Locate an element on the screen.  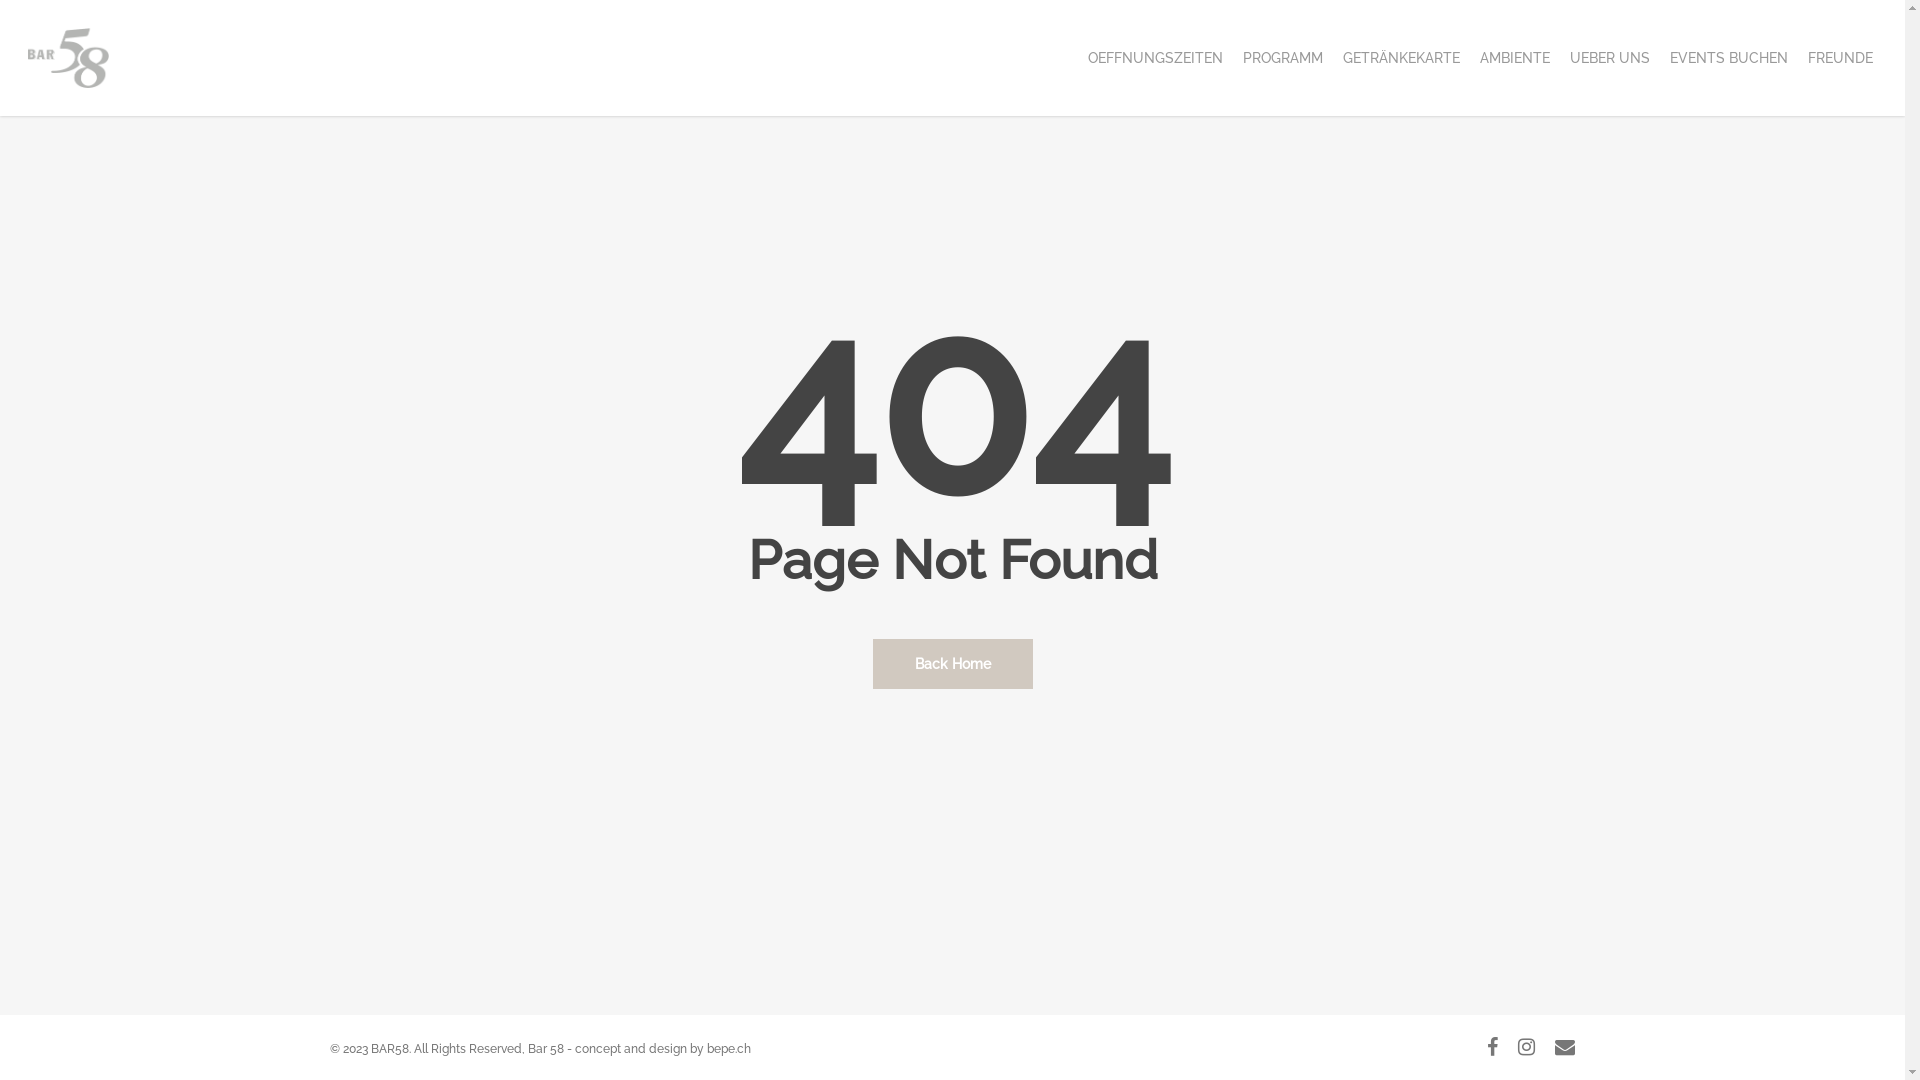
'EVENTS BUCHEN' is located at coordinates (1660, 56).